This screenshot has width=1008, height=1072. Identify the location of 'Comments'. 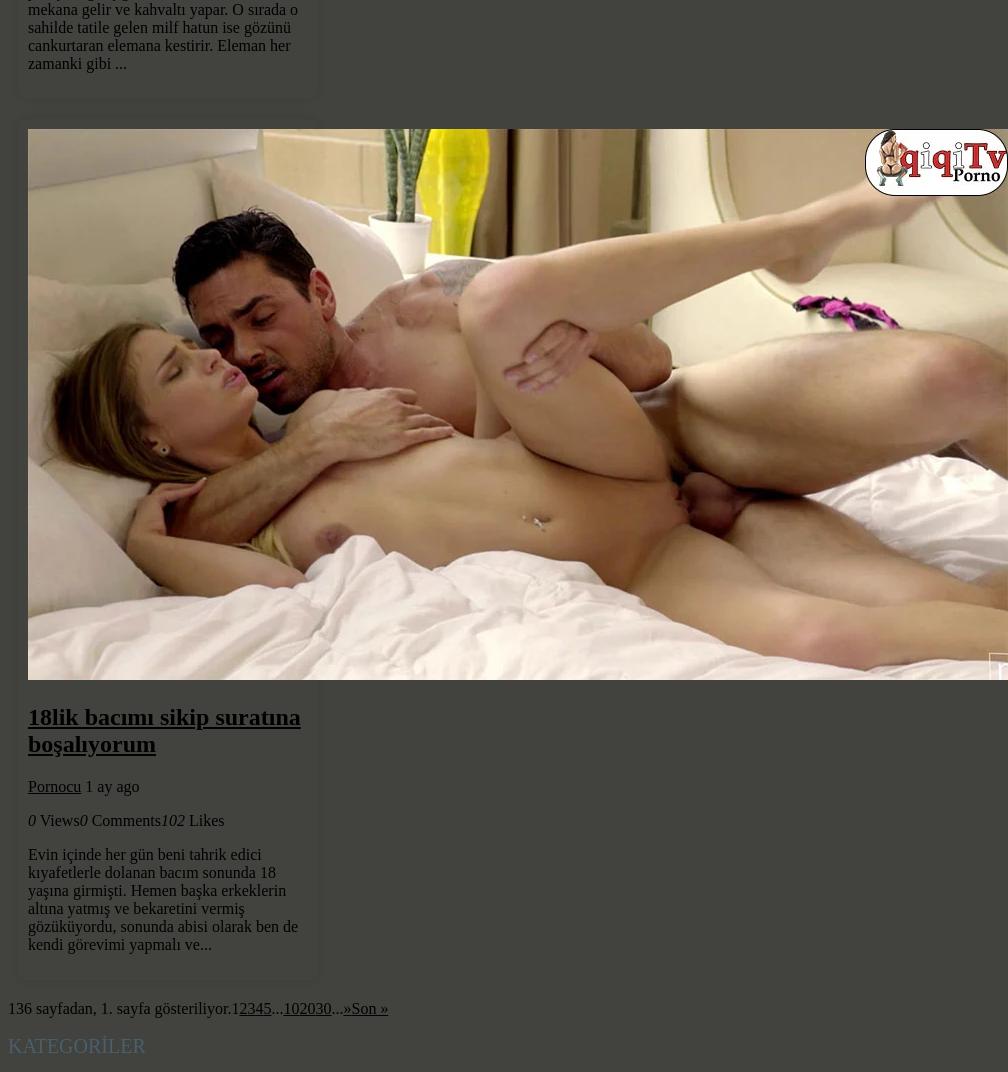
(91, 819).